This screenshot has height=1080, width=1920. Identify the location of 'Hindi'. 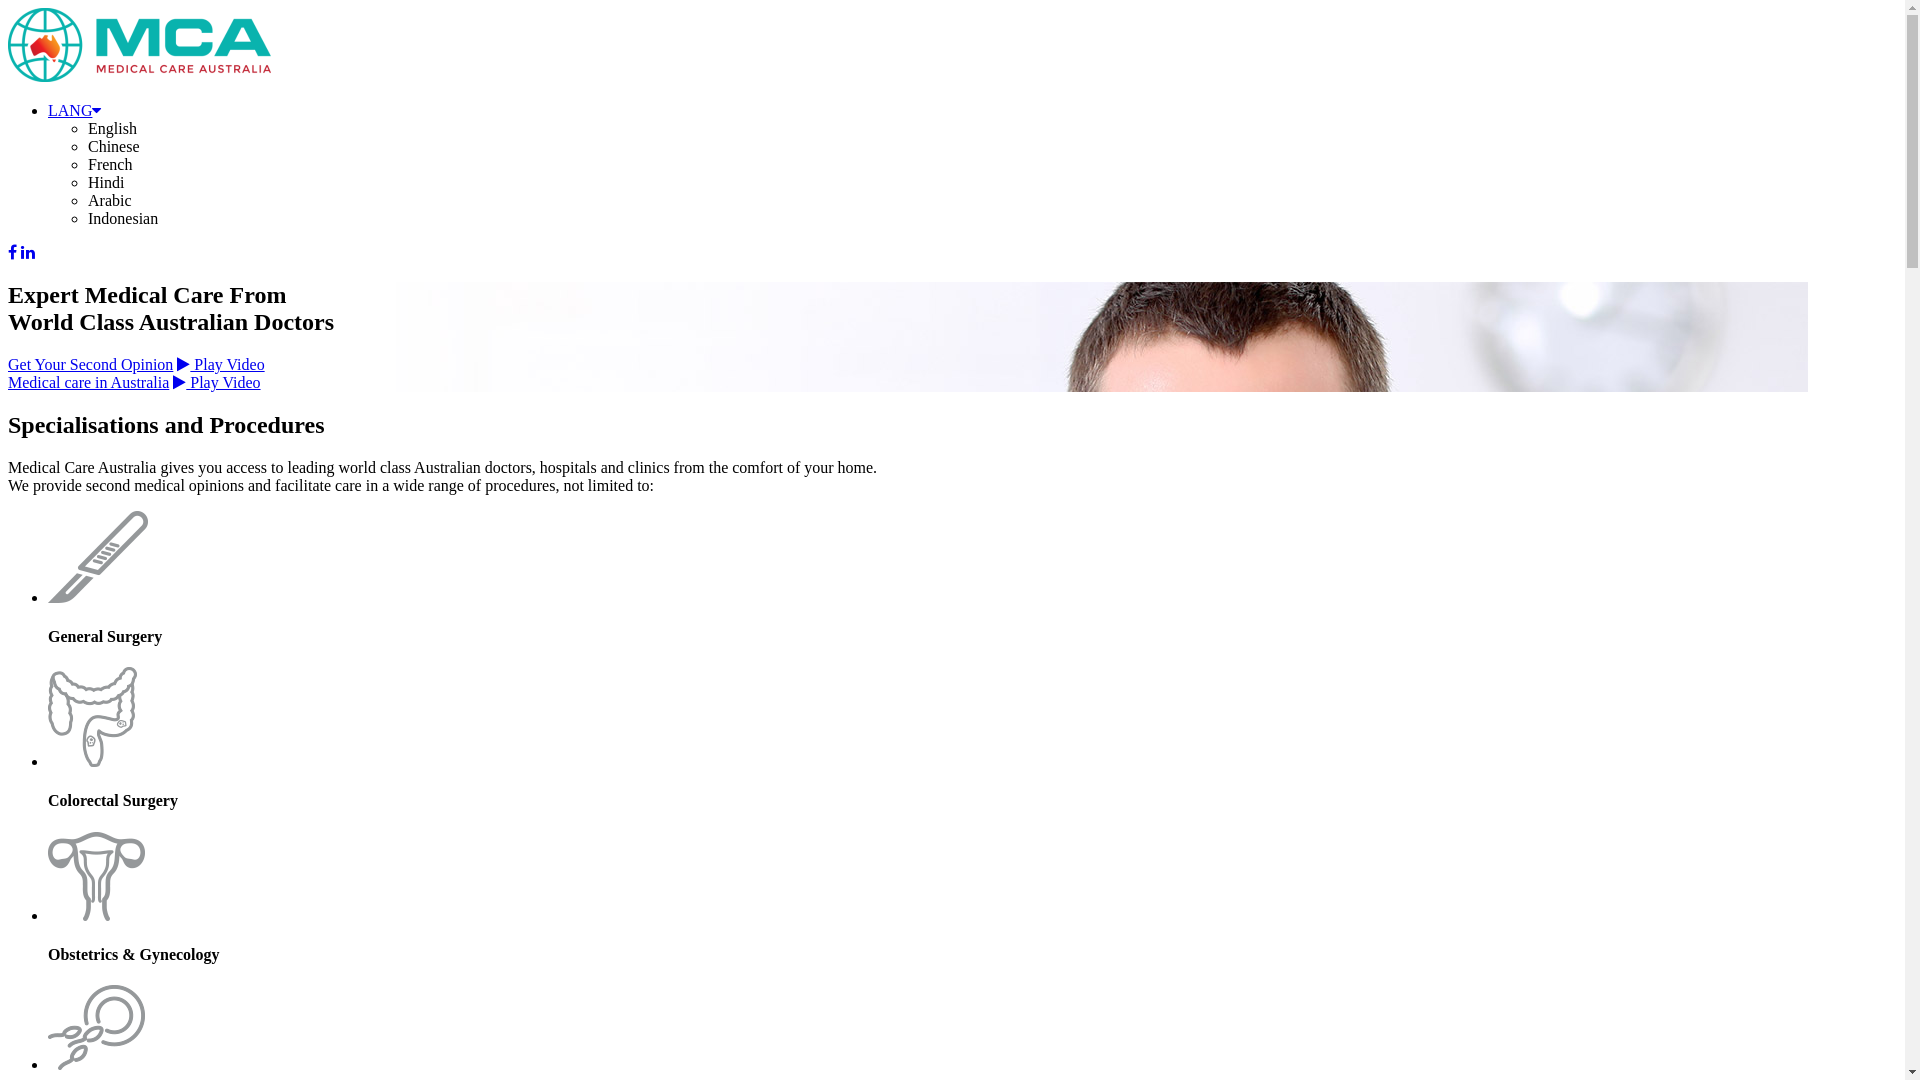
(104, 182).